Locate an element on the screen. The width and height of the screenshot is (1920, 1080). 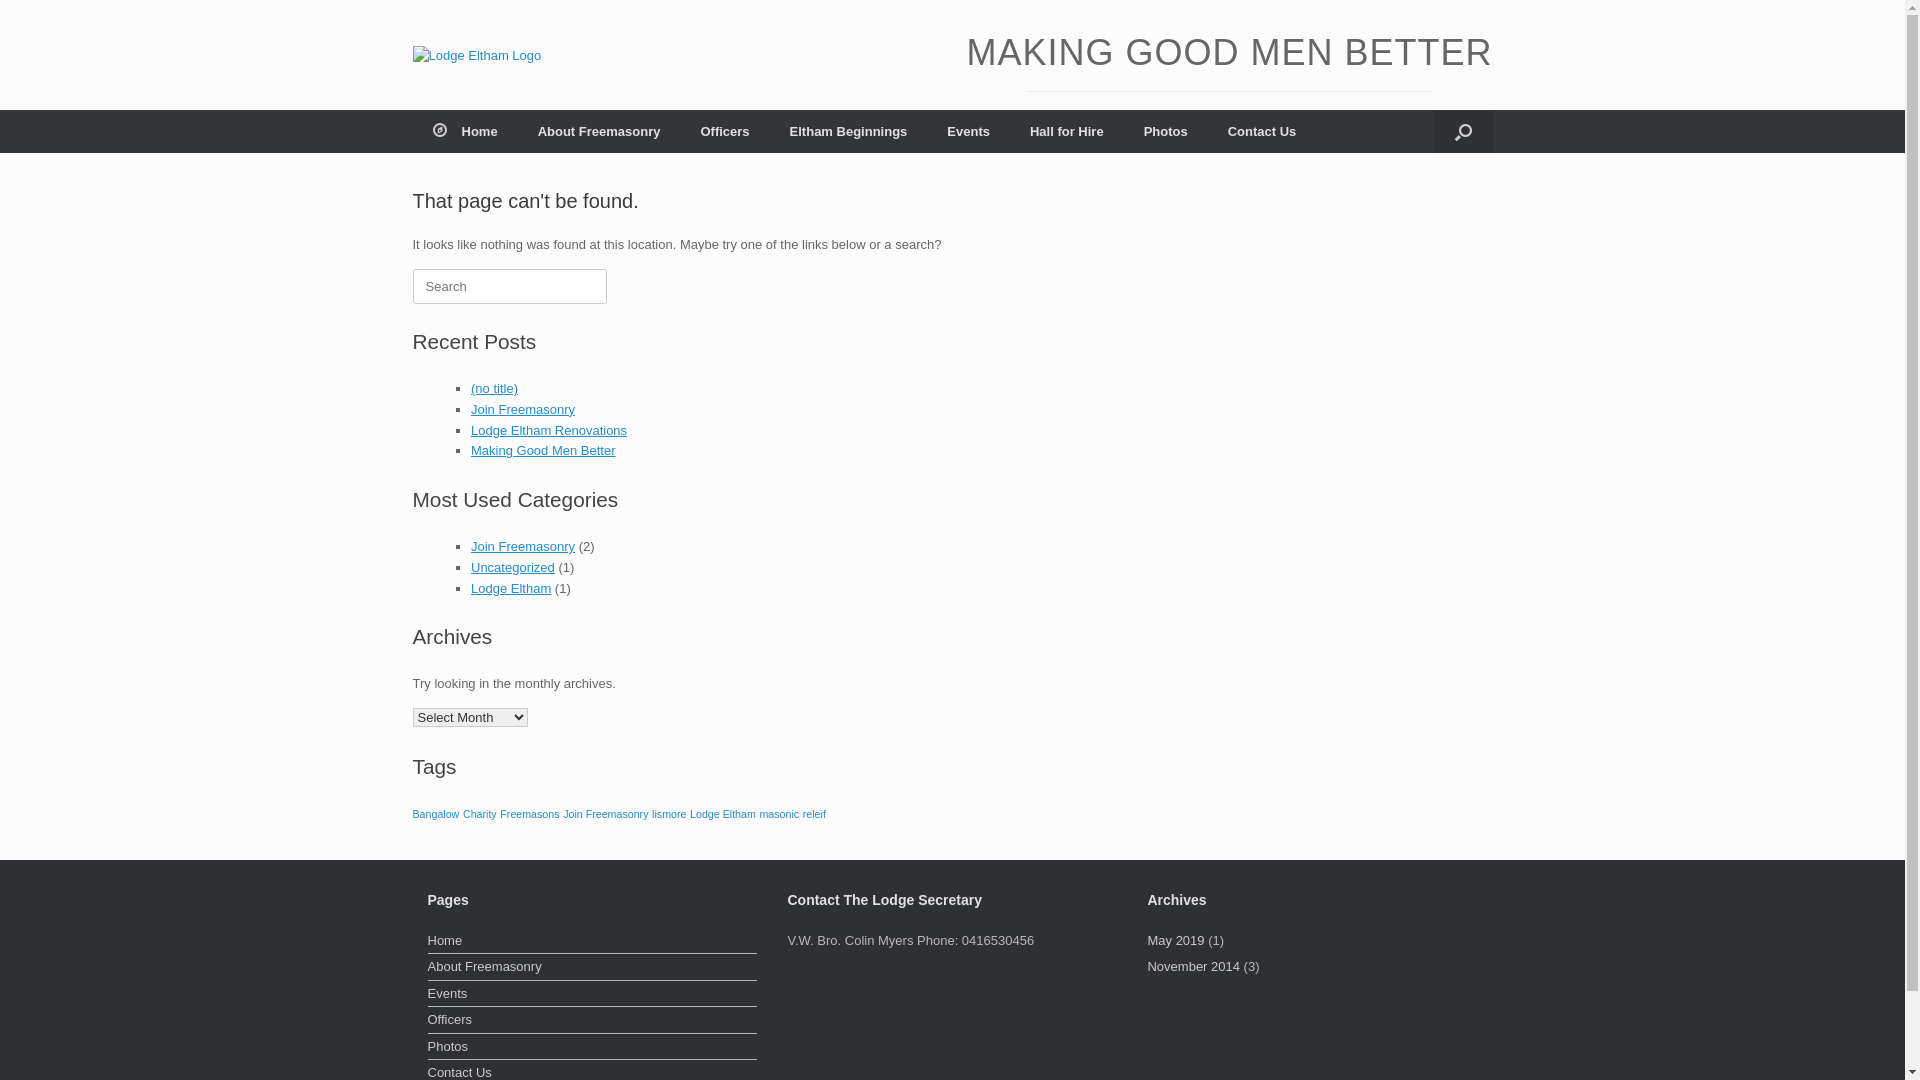
'Uncategorized' is located at coordinates (513, 567).